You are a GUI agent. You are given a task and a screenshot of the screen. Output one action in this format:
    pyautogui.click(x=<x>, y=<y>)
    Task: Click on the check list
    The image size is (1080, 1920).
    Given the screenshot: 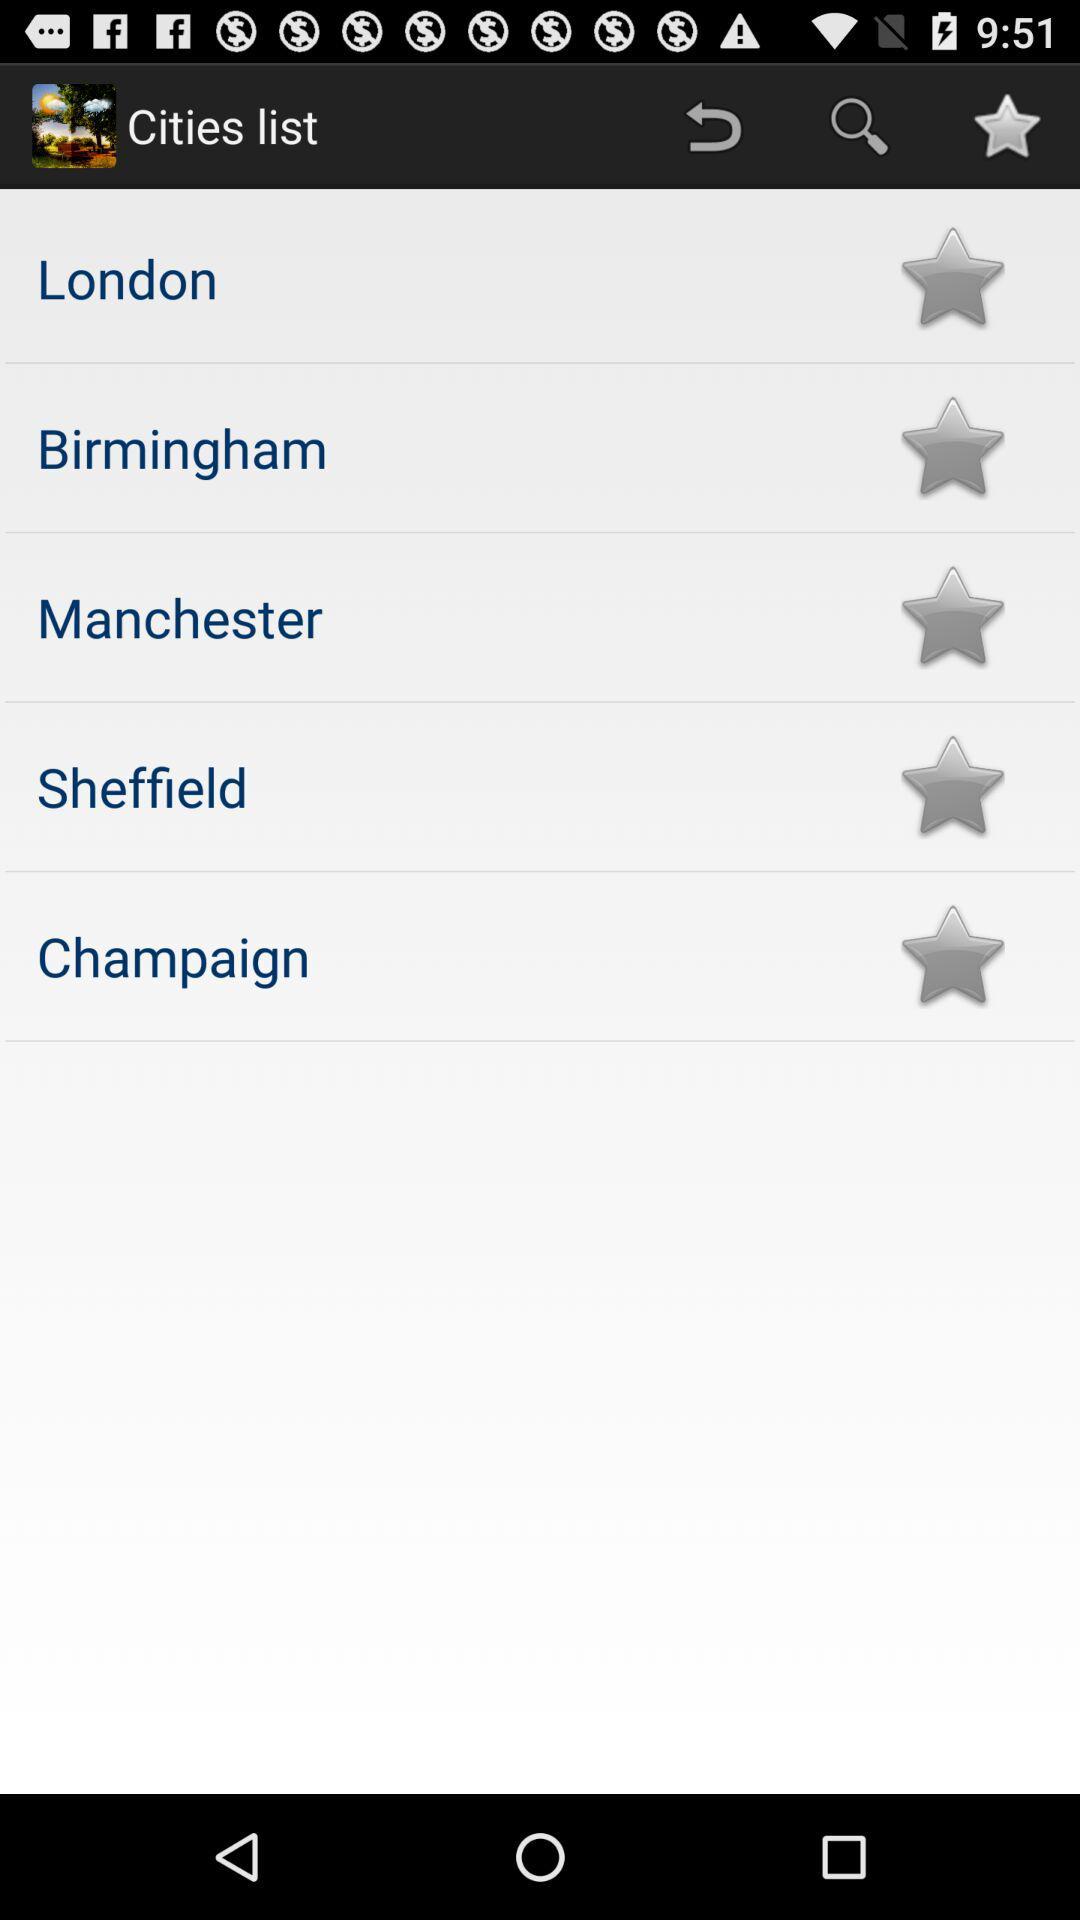 What is the action you would take?
    pyautogui.click(x=951, y=616)
    